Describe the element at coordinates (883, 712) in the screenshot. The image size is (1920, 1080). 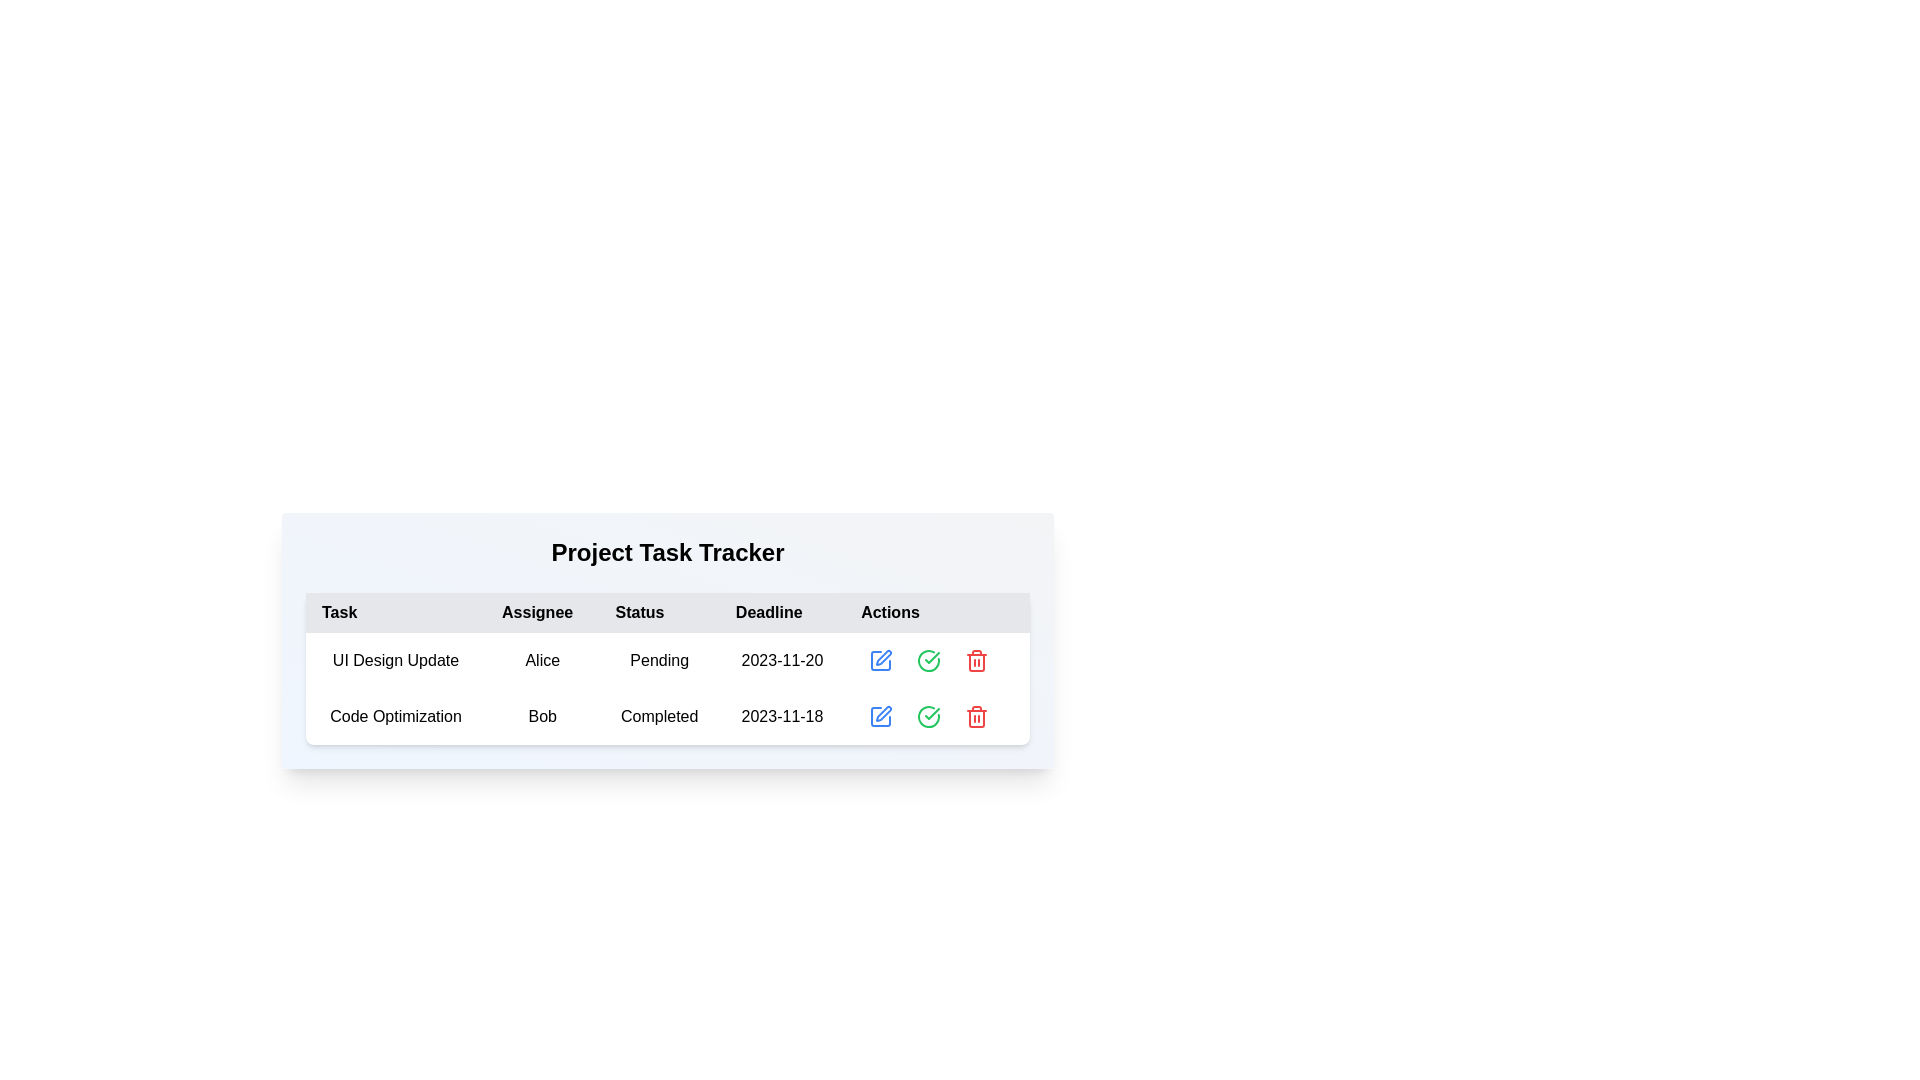
I see `the edit action icon button represented by a pen overlaying a square, located in the 'Actions' column of the second row next to 'Code Optimization', for keyboard interaction` at that location.